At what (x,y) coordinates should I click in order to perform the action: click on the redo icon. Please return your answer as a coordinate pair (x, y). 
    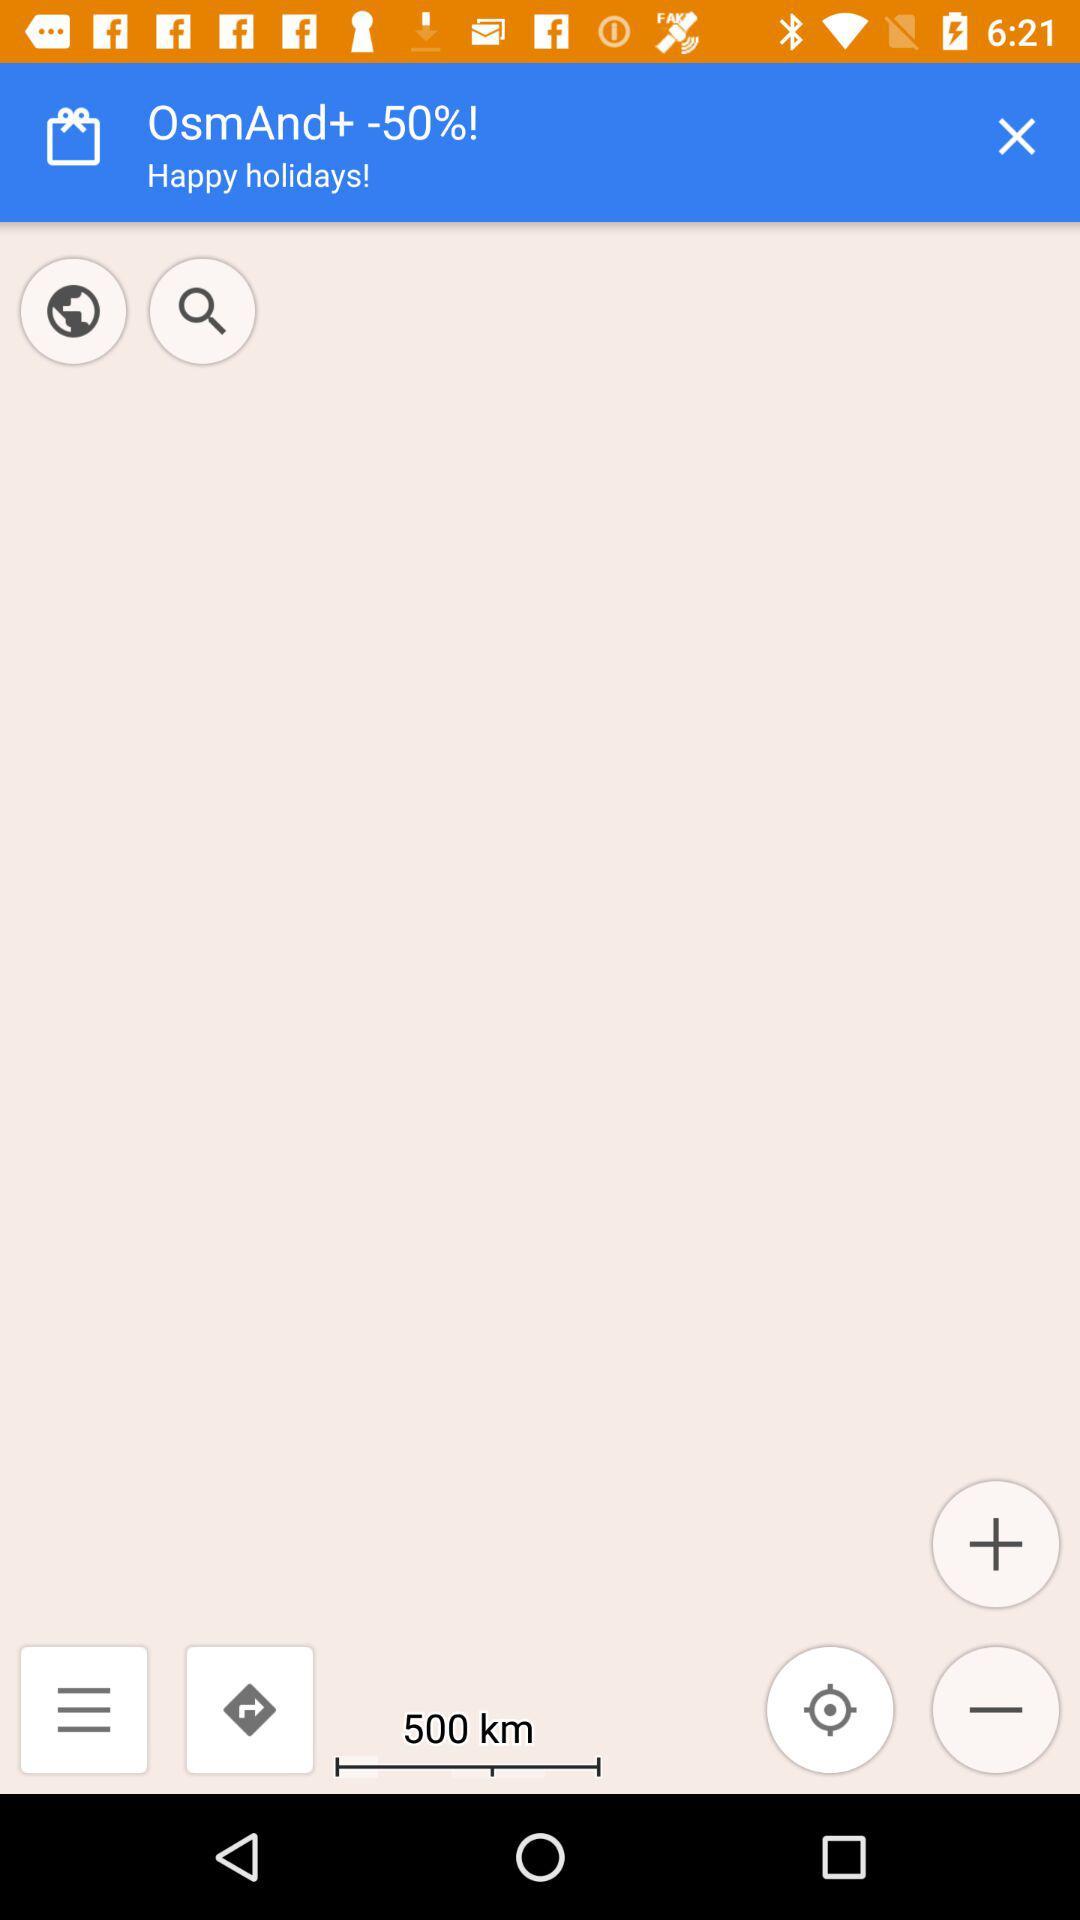
    Looking at the image, I should click on (248, 1708).